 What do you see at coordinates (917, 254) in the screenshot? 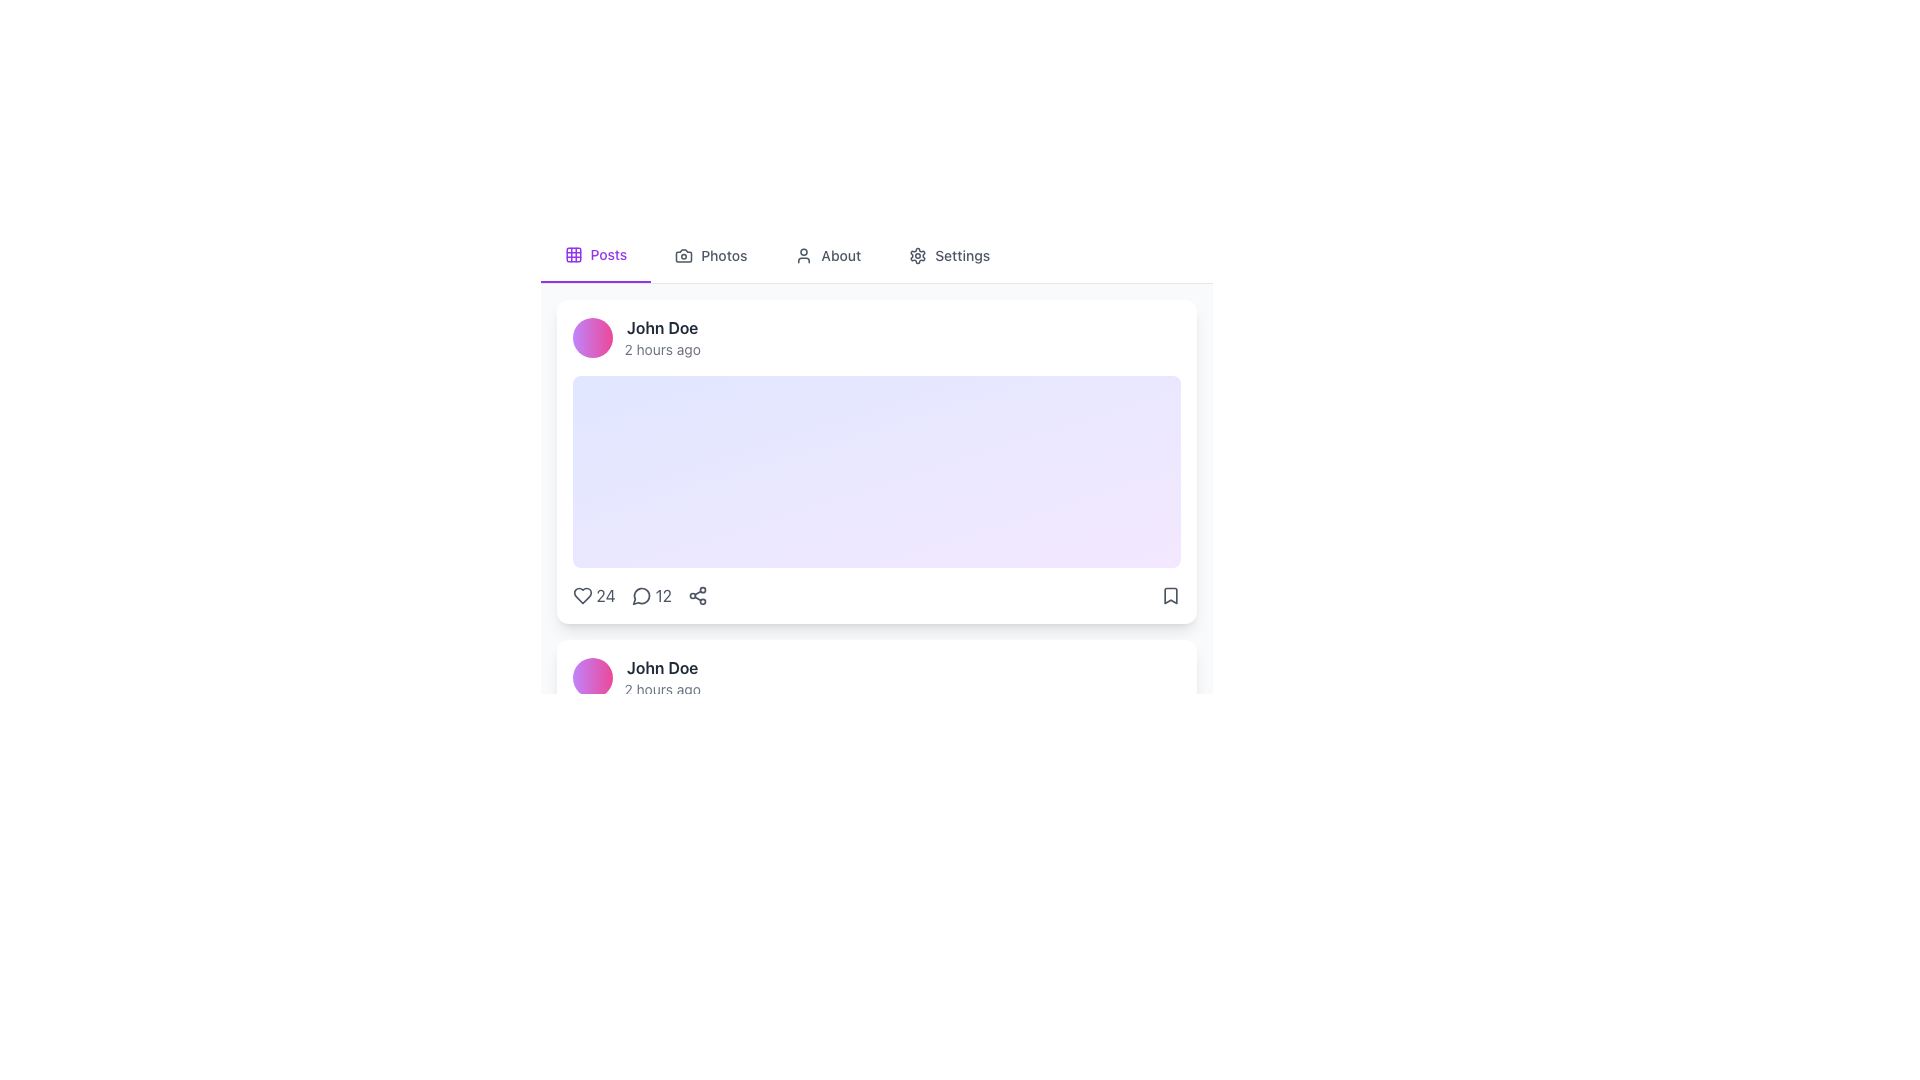
I see `the settings icon located next to the 'Settings' text in the upper navigation bar` at bounding box center [917, 254].